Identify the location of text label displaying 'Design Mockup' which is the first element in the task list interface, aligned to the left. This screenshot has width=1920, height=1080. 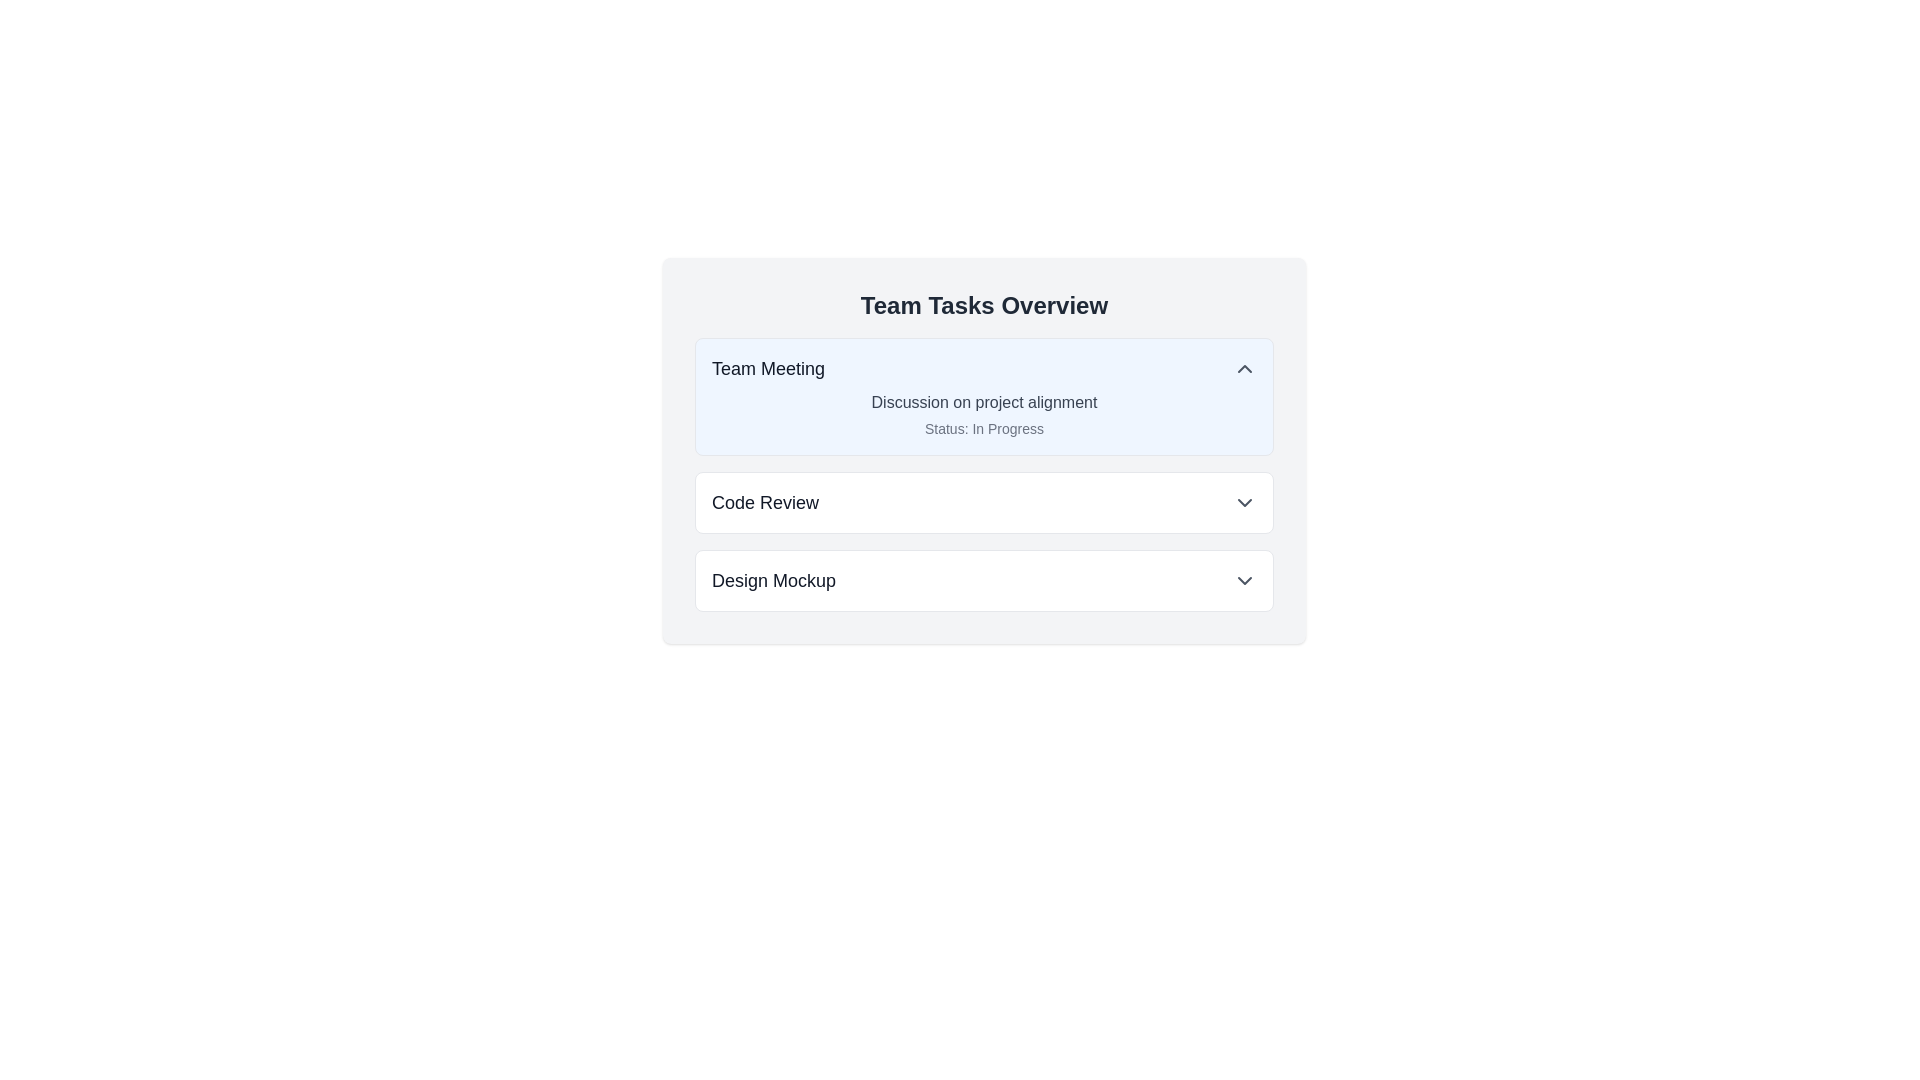
(772, 581).